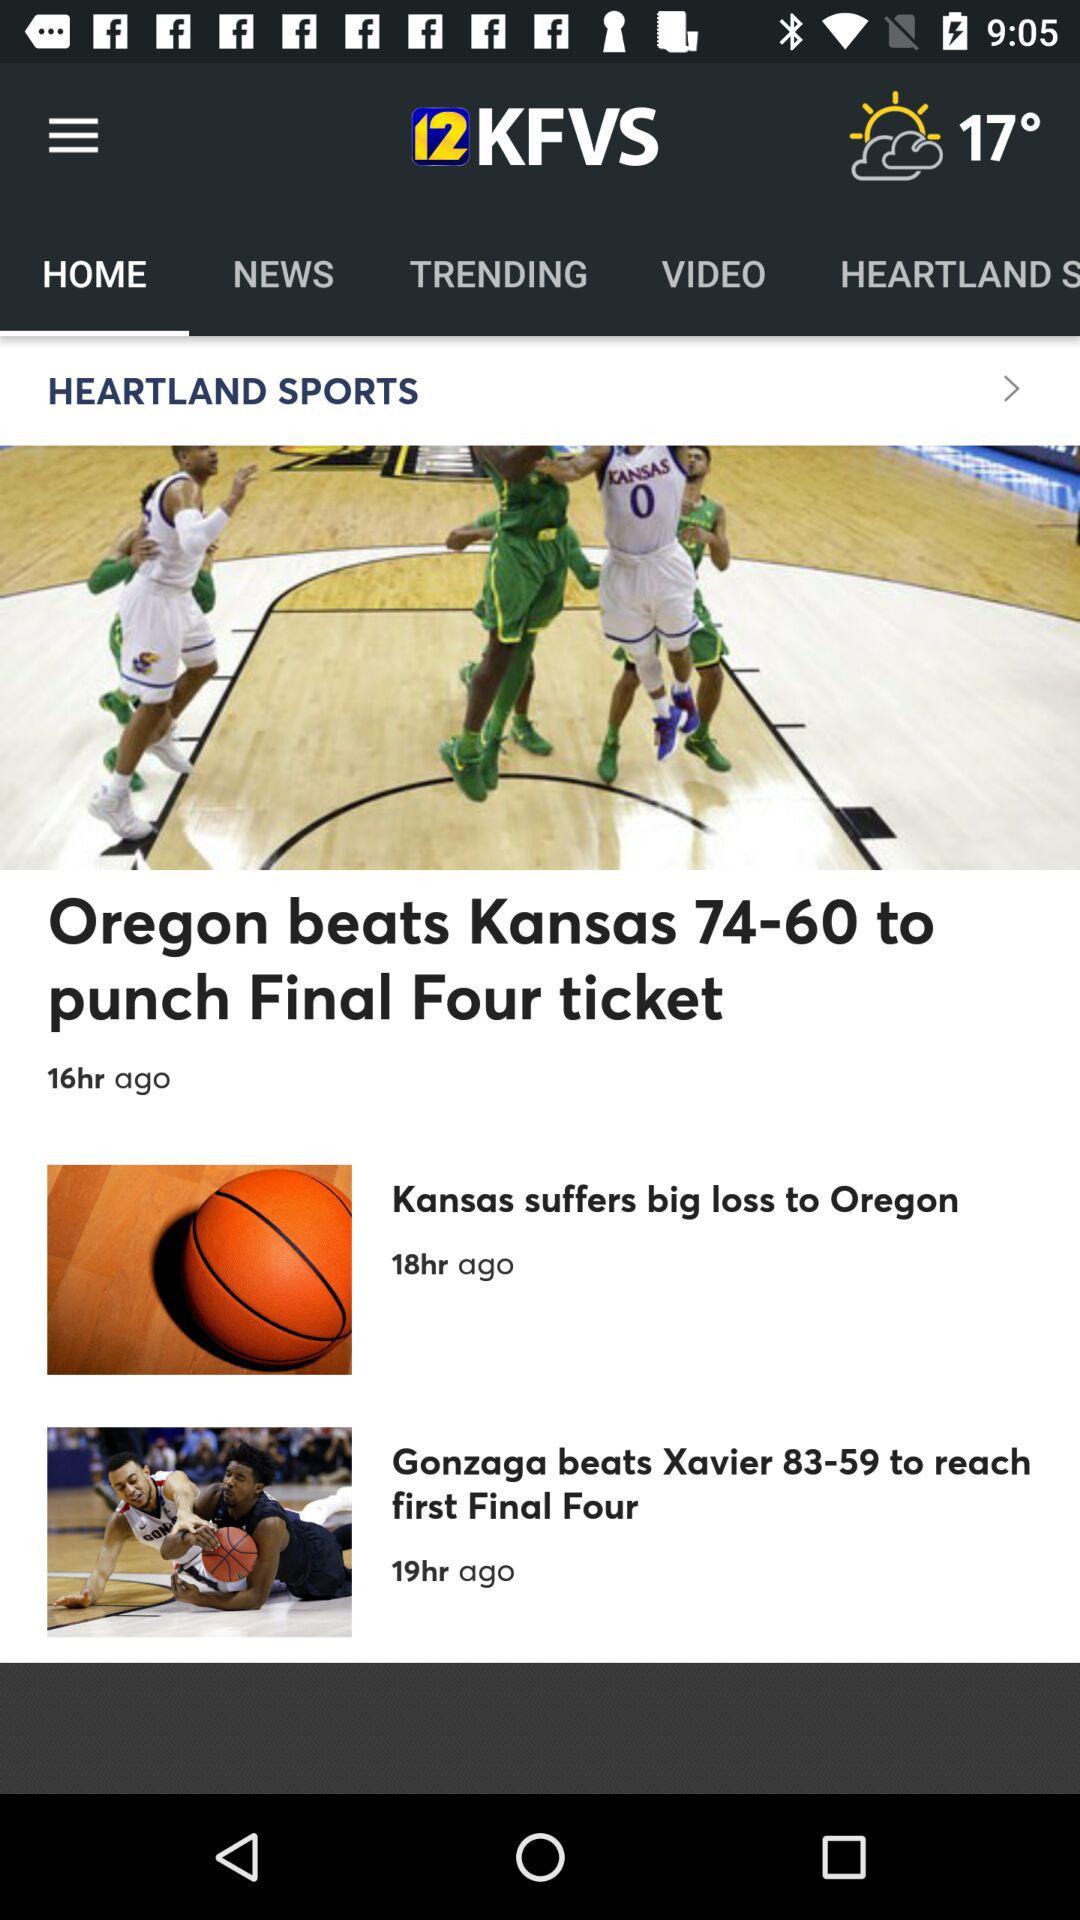 This screenshot has height=1920, width=1080. I want to click on weather button, so click(894, 135).